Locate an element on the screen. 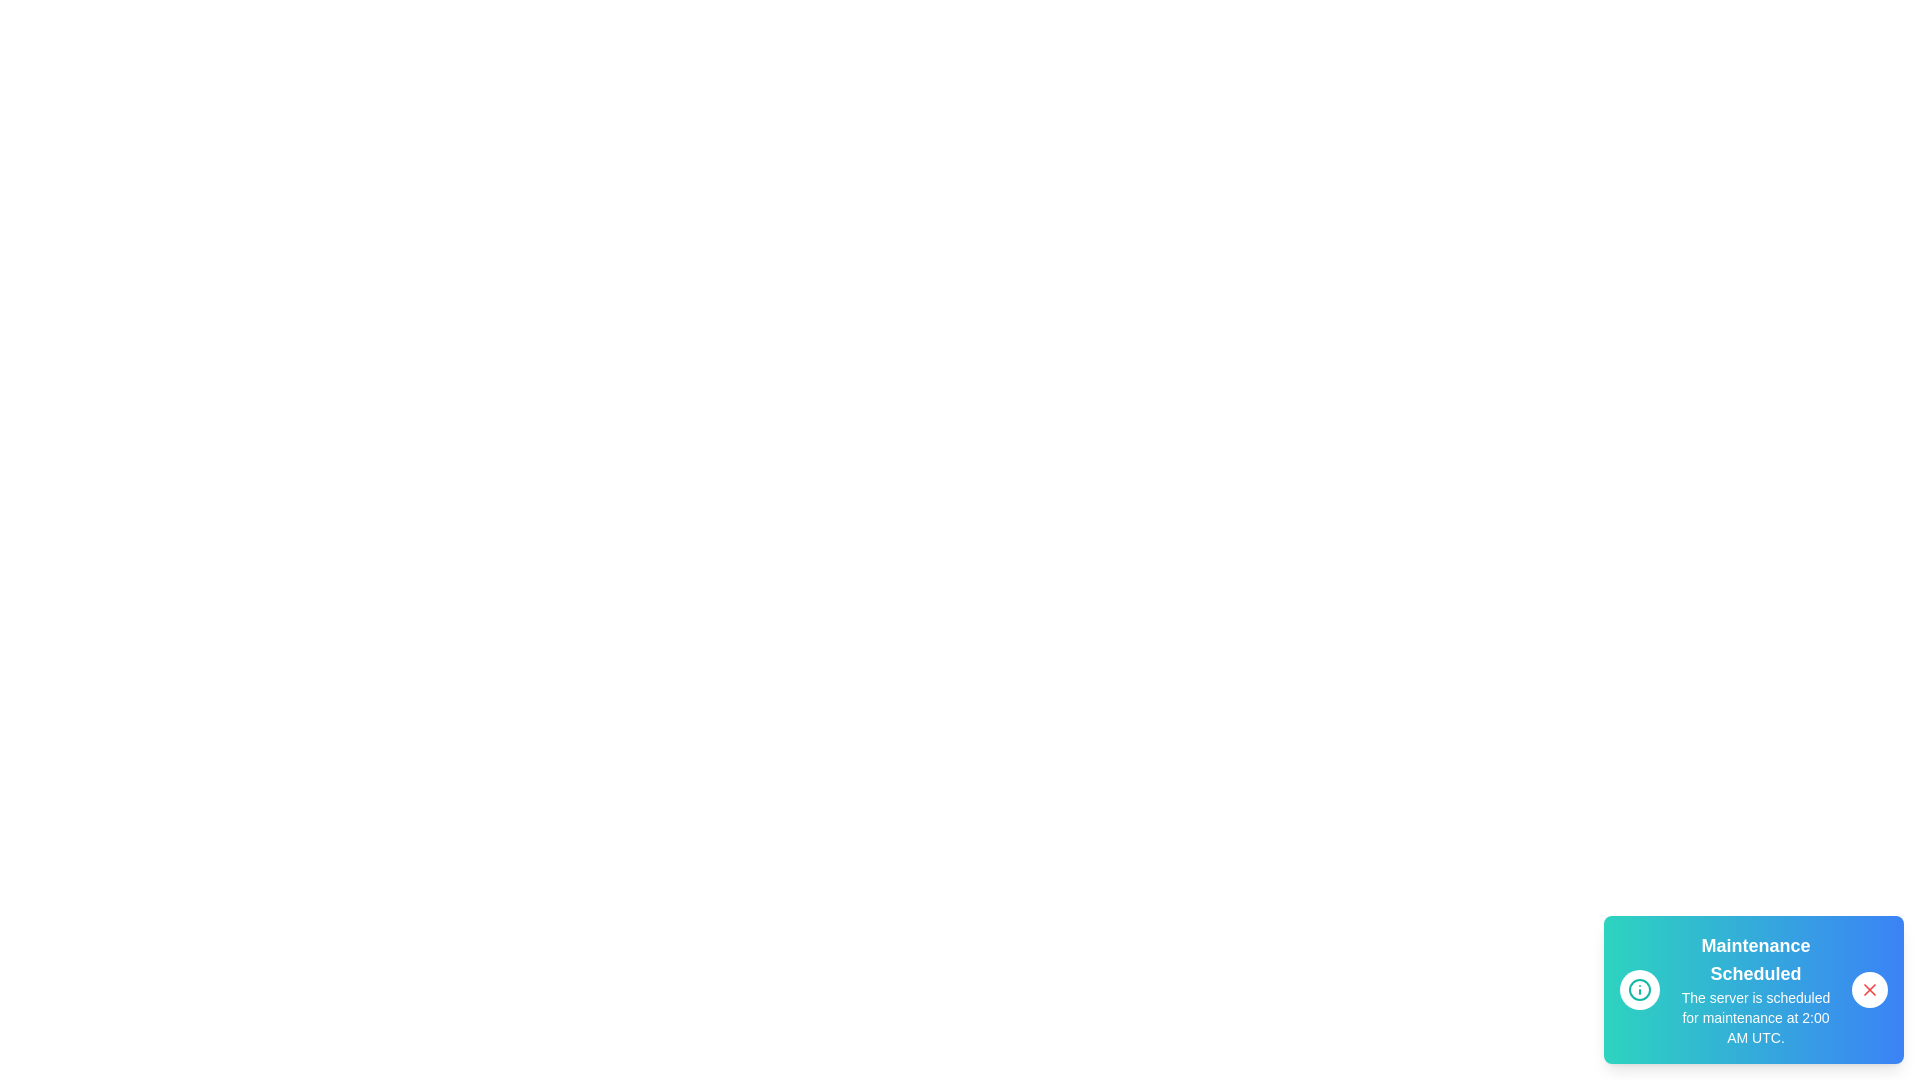 The image size is (1920, 1080). the notification title labeled 'Maintenance Scheduled' is located at coordinates (1755, 959).